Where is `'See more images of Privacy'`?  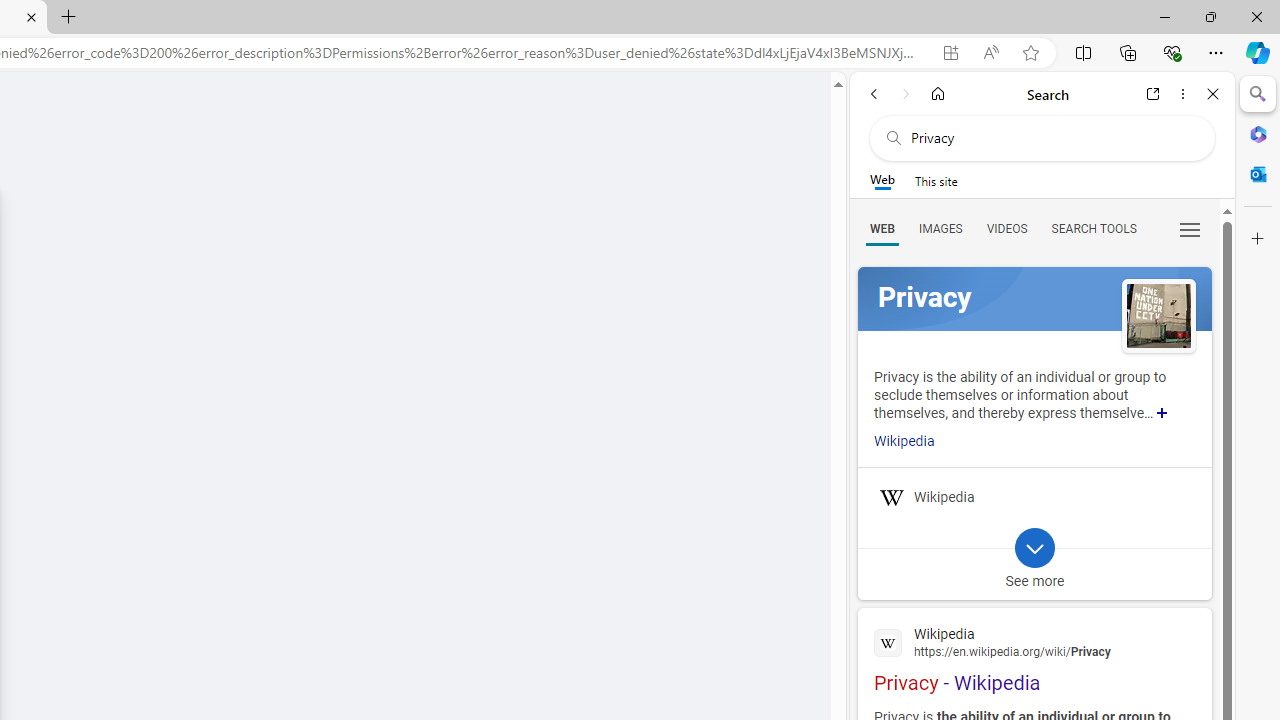 'See more images of Privacy' is located at coordinates (1158, 315).